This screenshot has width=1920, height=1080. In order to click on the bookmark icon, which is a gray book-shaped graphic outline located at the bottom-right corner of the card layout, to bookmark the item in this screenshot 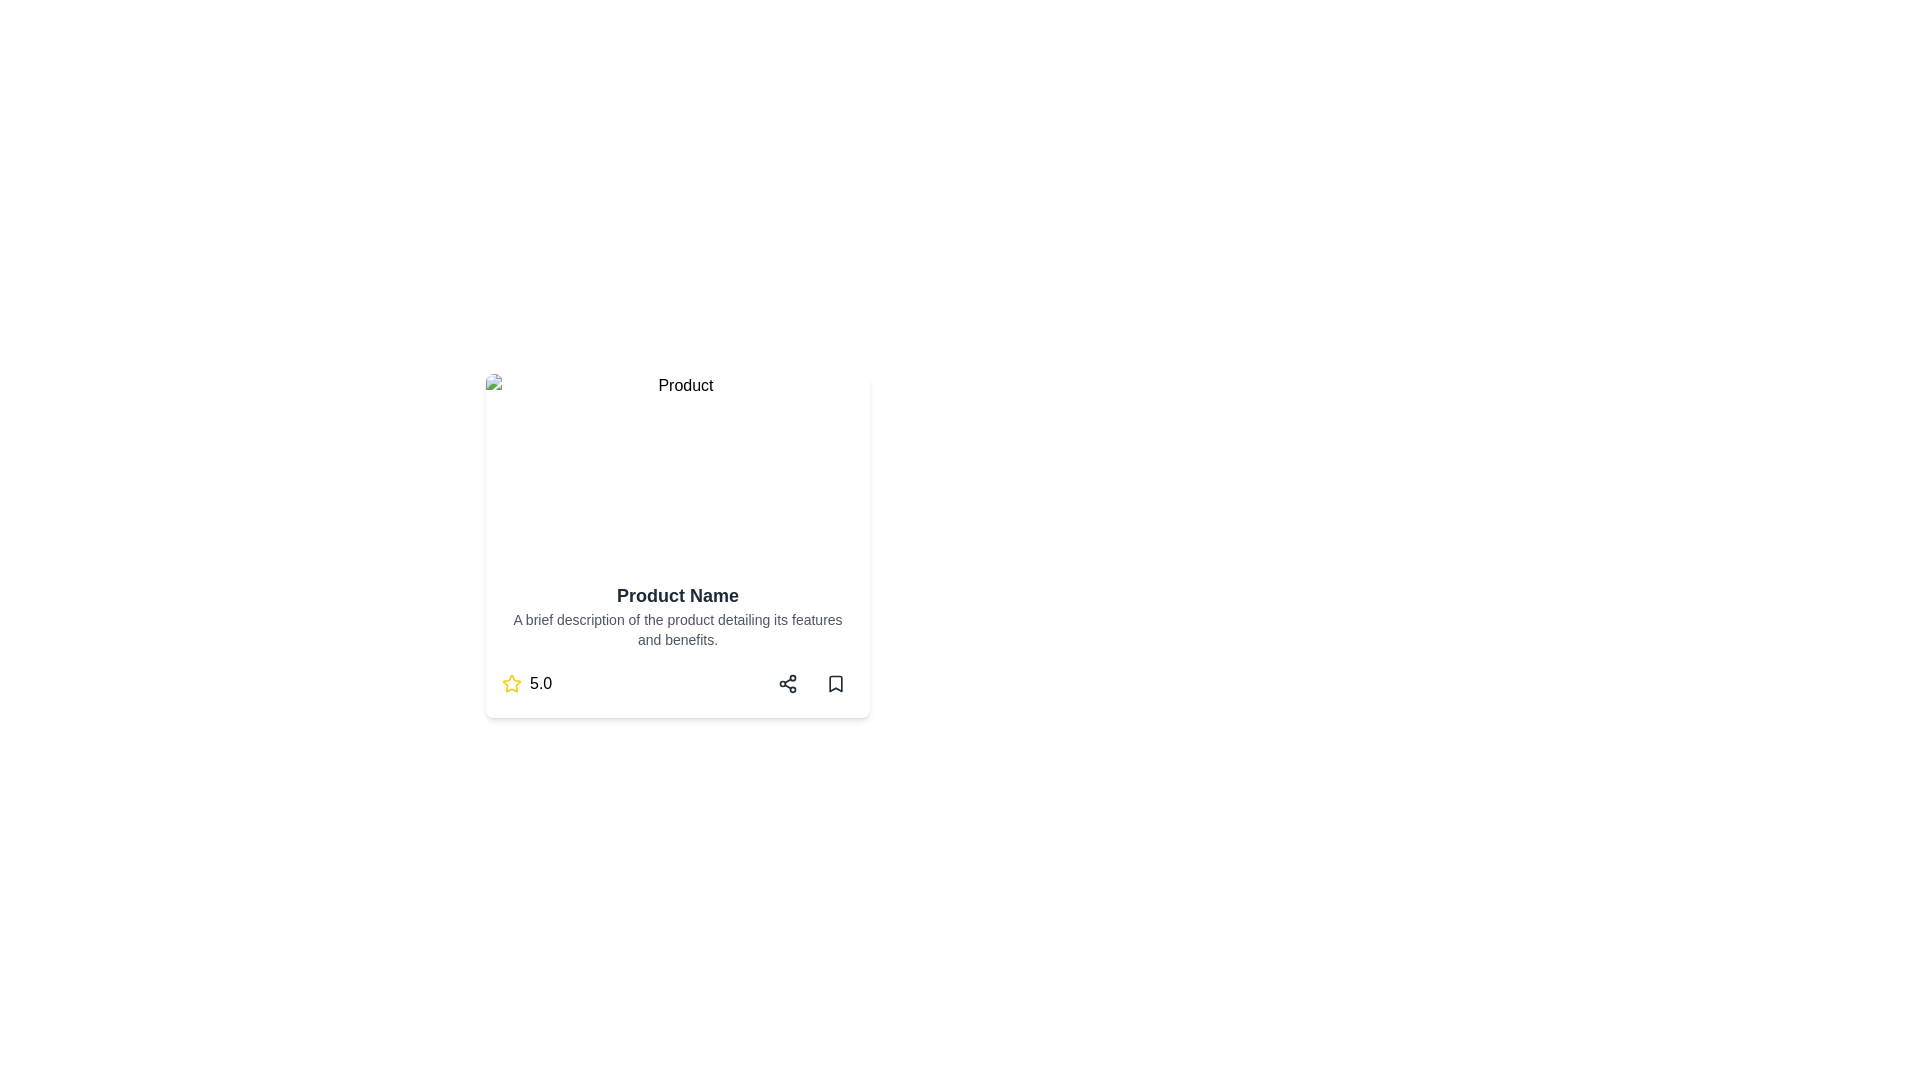, I will do `click(835, 682)`.